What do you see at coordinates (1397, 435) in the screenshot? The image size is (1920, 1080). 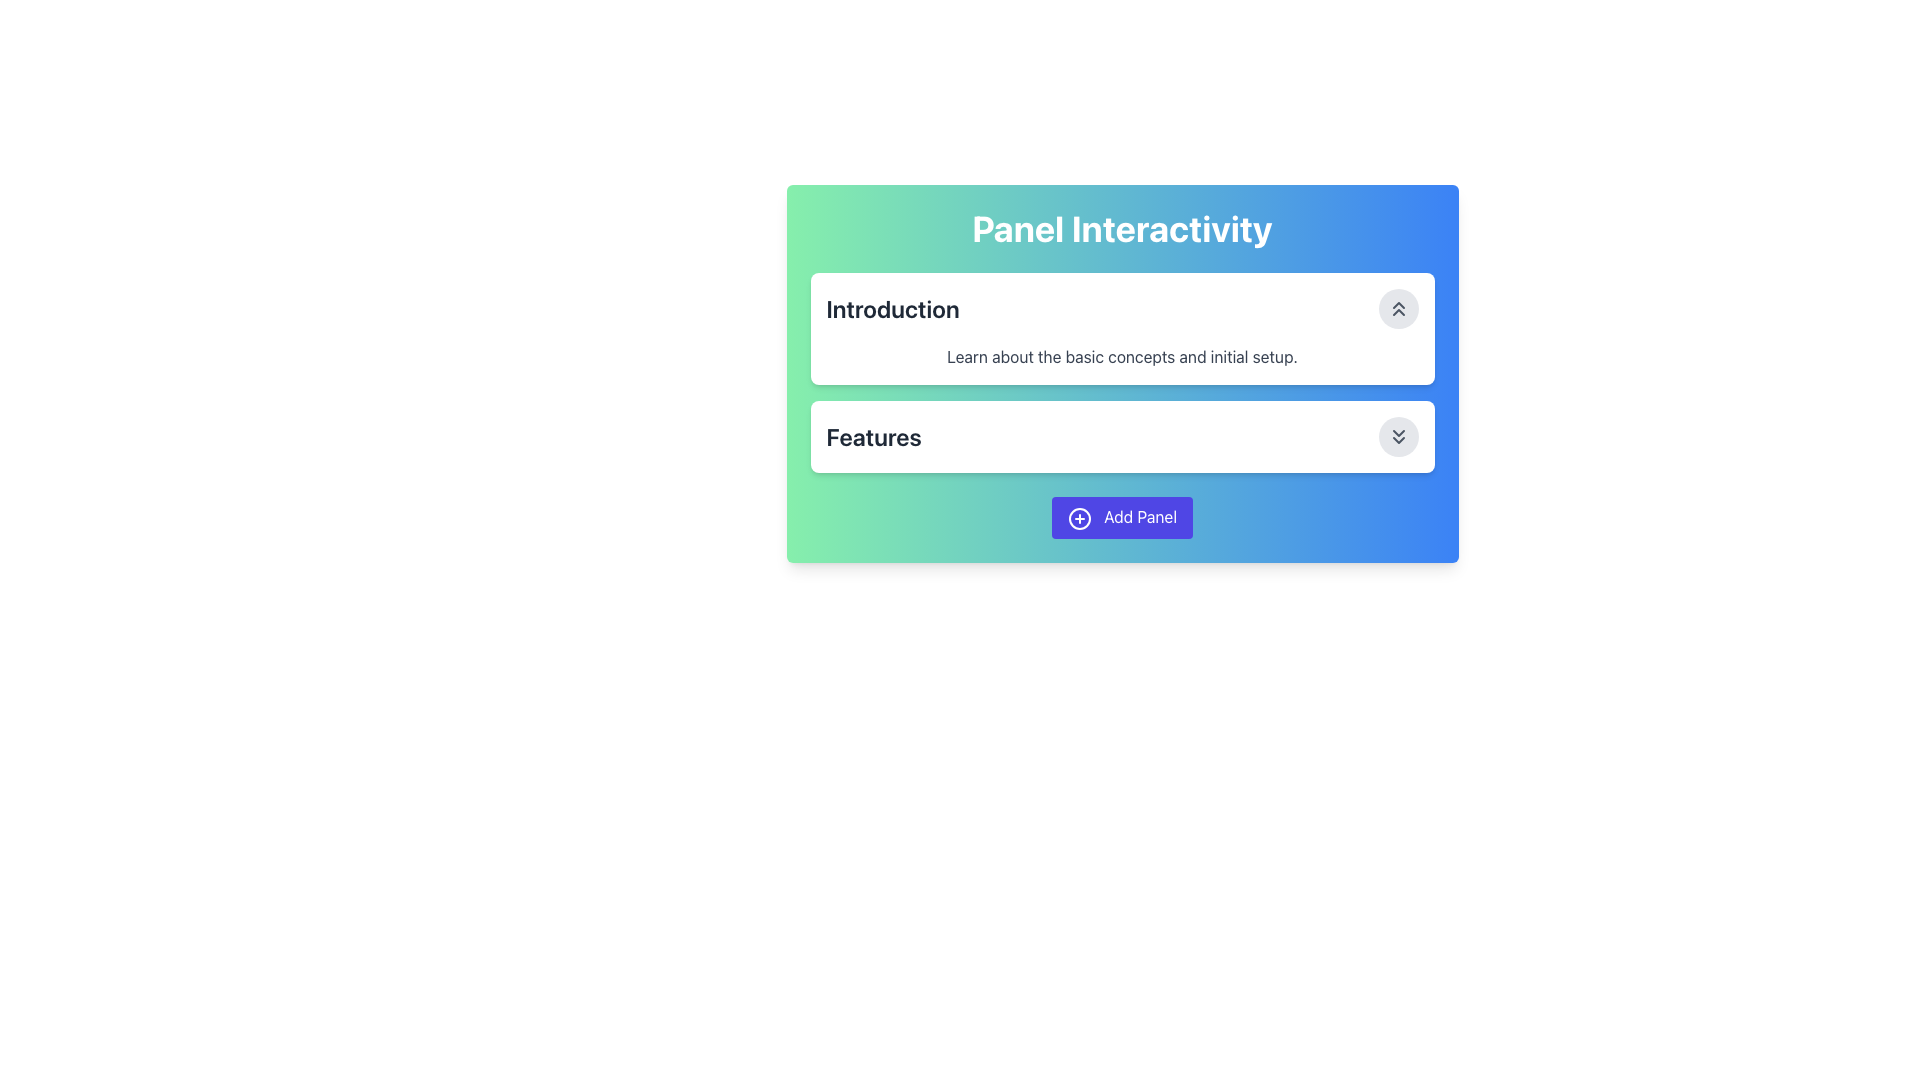 I see `the button at the extreme right end of the 'Features' panel header` at bounding box center [1397, 435].